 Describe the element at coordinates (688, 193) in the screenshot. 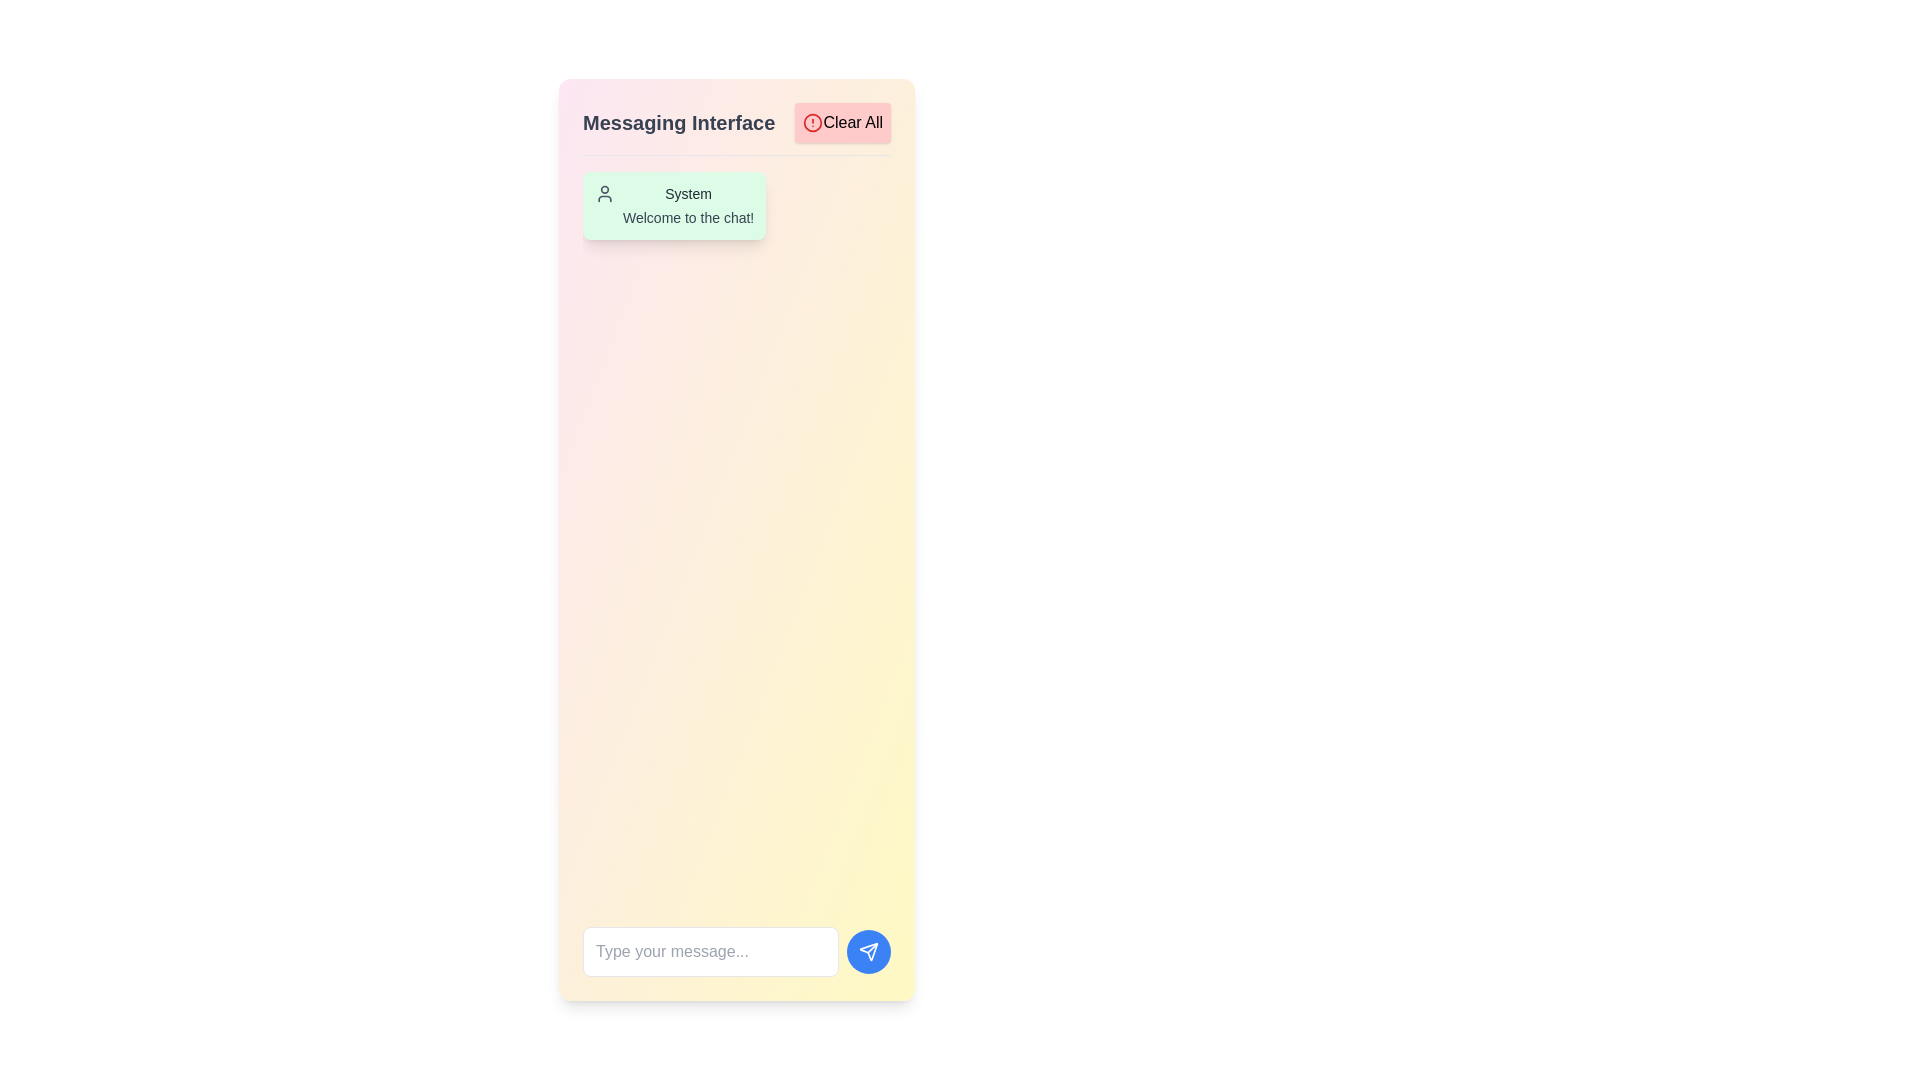

I see `the static text label identifying 'System' as the sender in the green card under the 'Messaging Interface' header` at that location.